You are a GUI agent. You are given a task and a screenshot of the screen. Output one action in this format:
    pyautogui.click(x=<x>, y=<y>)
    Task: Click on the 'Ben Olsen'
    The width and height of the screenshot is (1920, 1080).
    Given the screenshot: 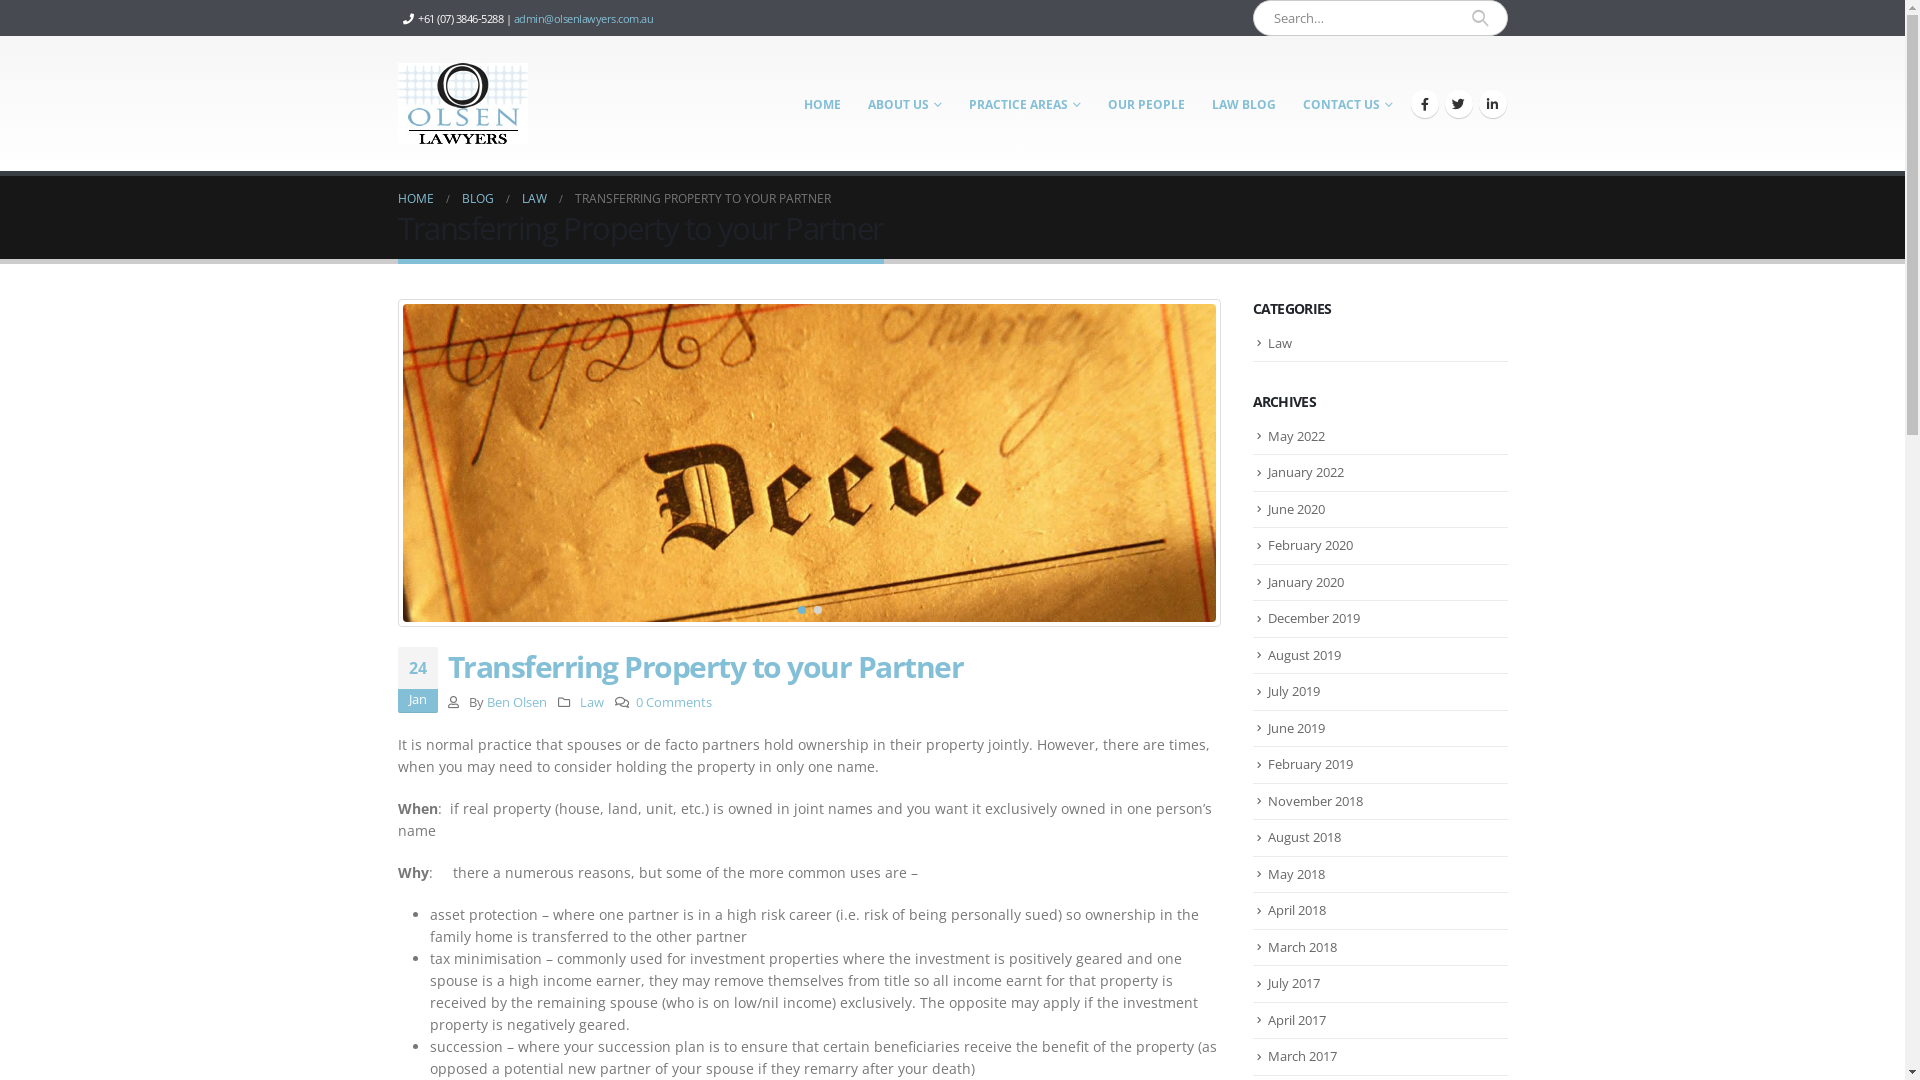 What is the action you would take?
    pyautogui.click(x=486, y=701)
    